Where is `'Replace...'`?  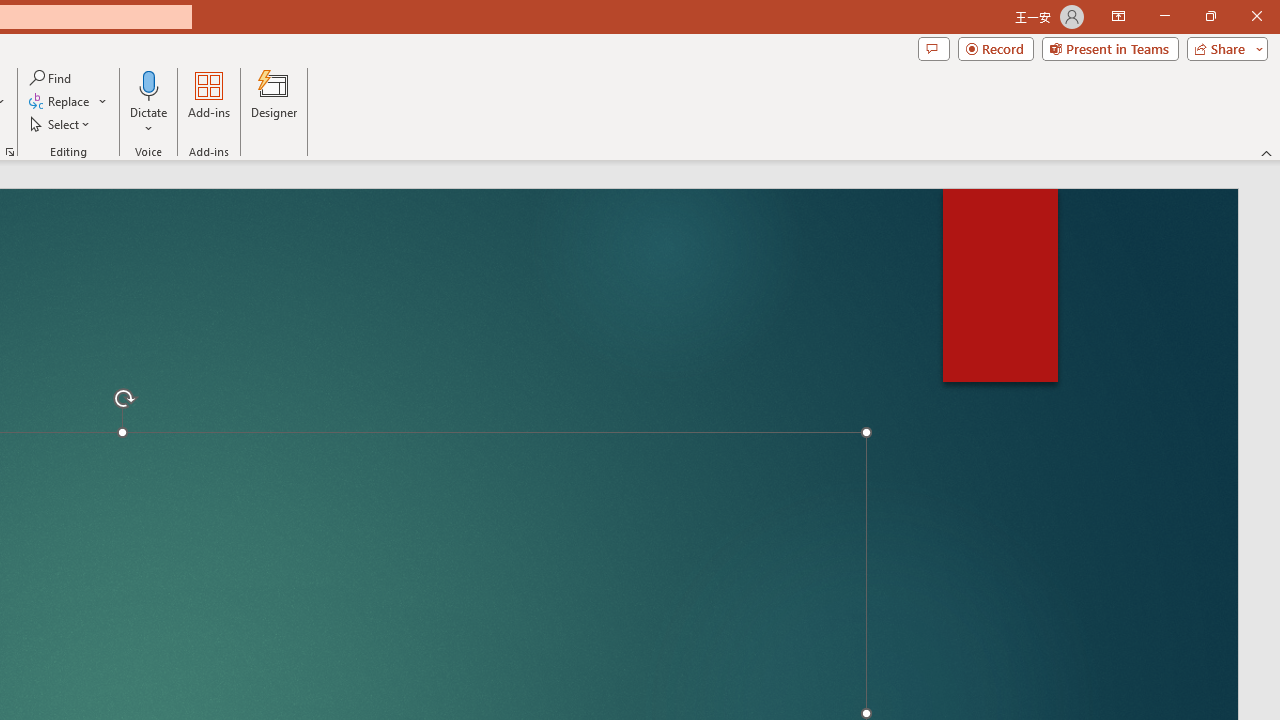
'Replace...' is located at coordinates (60, 101).